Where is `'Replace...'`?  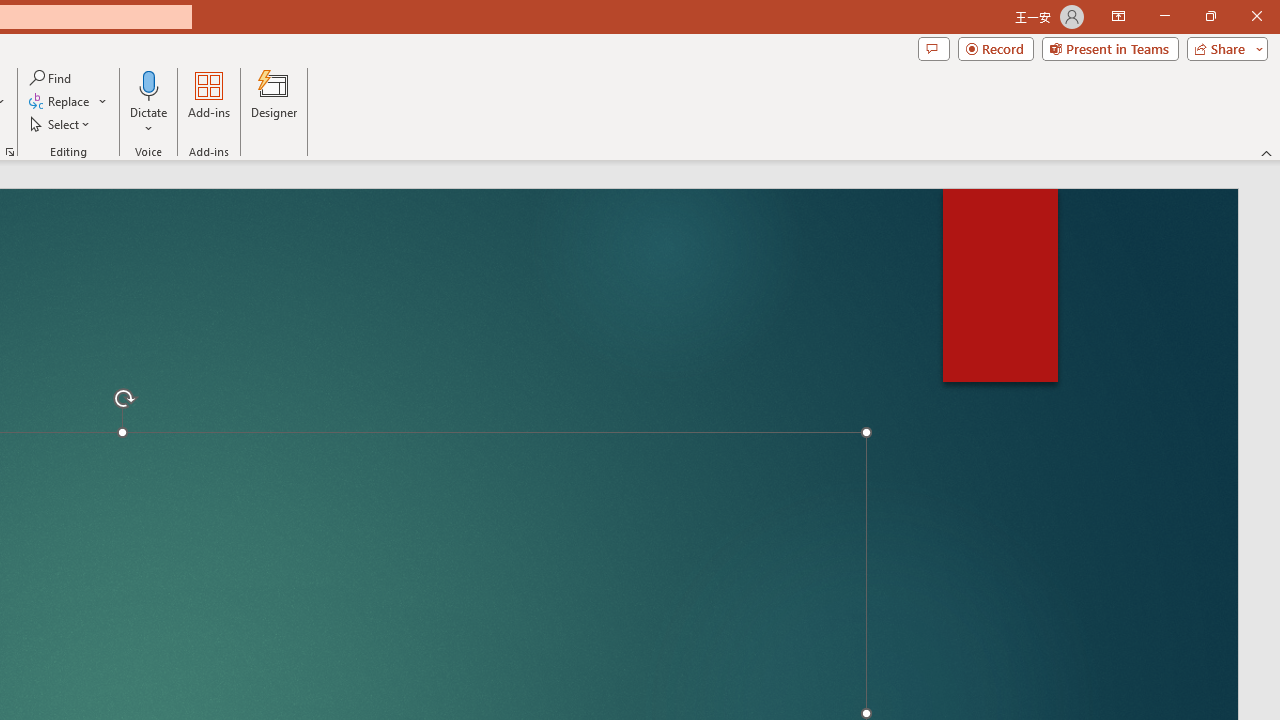
'Replace...' is located at coordinates (60, 101).